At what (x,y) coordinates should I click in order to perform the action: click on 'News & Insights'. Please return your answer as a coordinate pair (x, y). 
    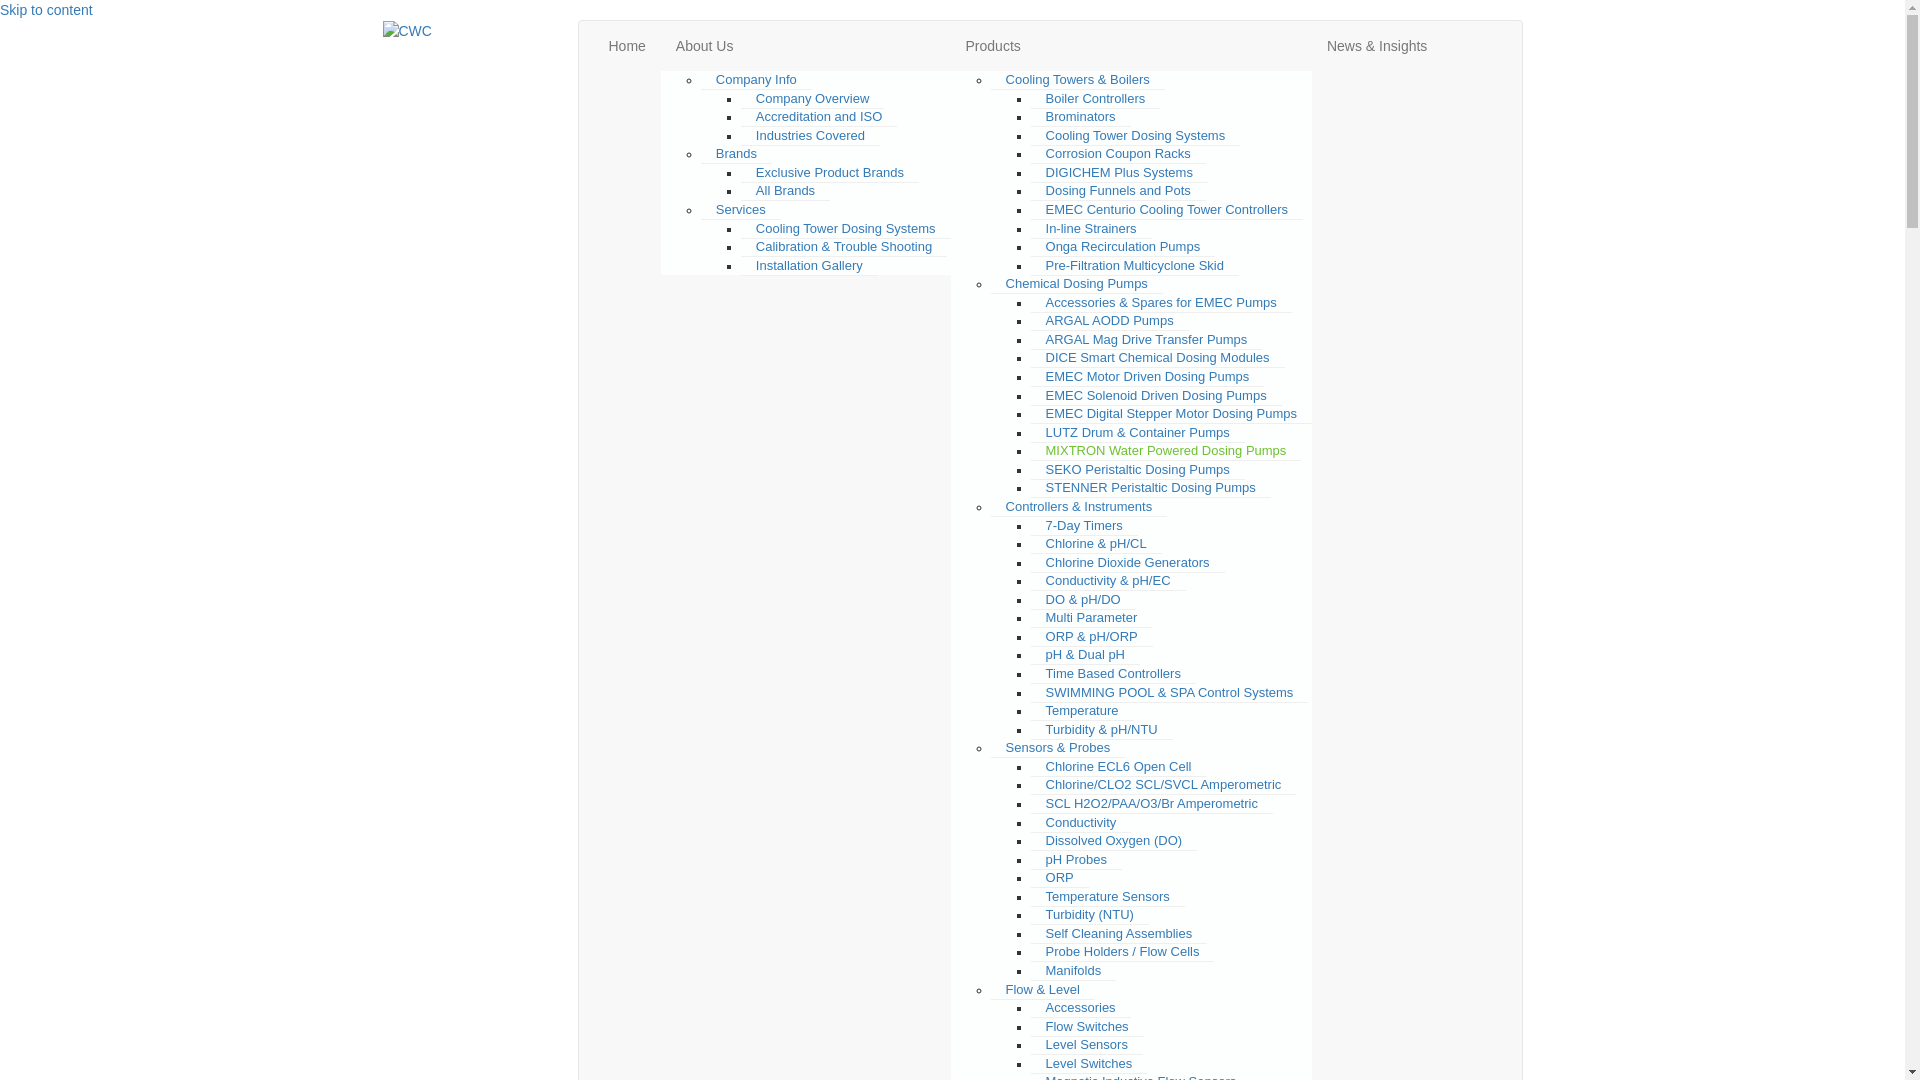
    Looking at the image, I should click on (1376, 45).